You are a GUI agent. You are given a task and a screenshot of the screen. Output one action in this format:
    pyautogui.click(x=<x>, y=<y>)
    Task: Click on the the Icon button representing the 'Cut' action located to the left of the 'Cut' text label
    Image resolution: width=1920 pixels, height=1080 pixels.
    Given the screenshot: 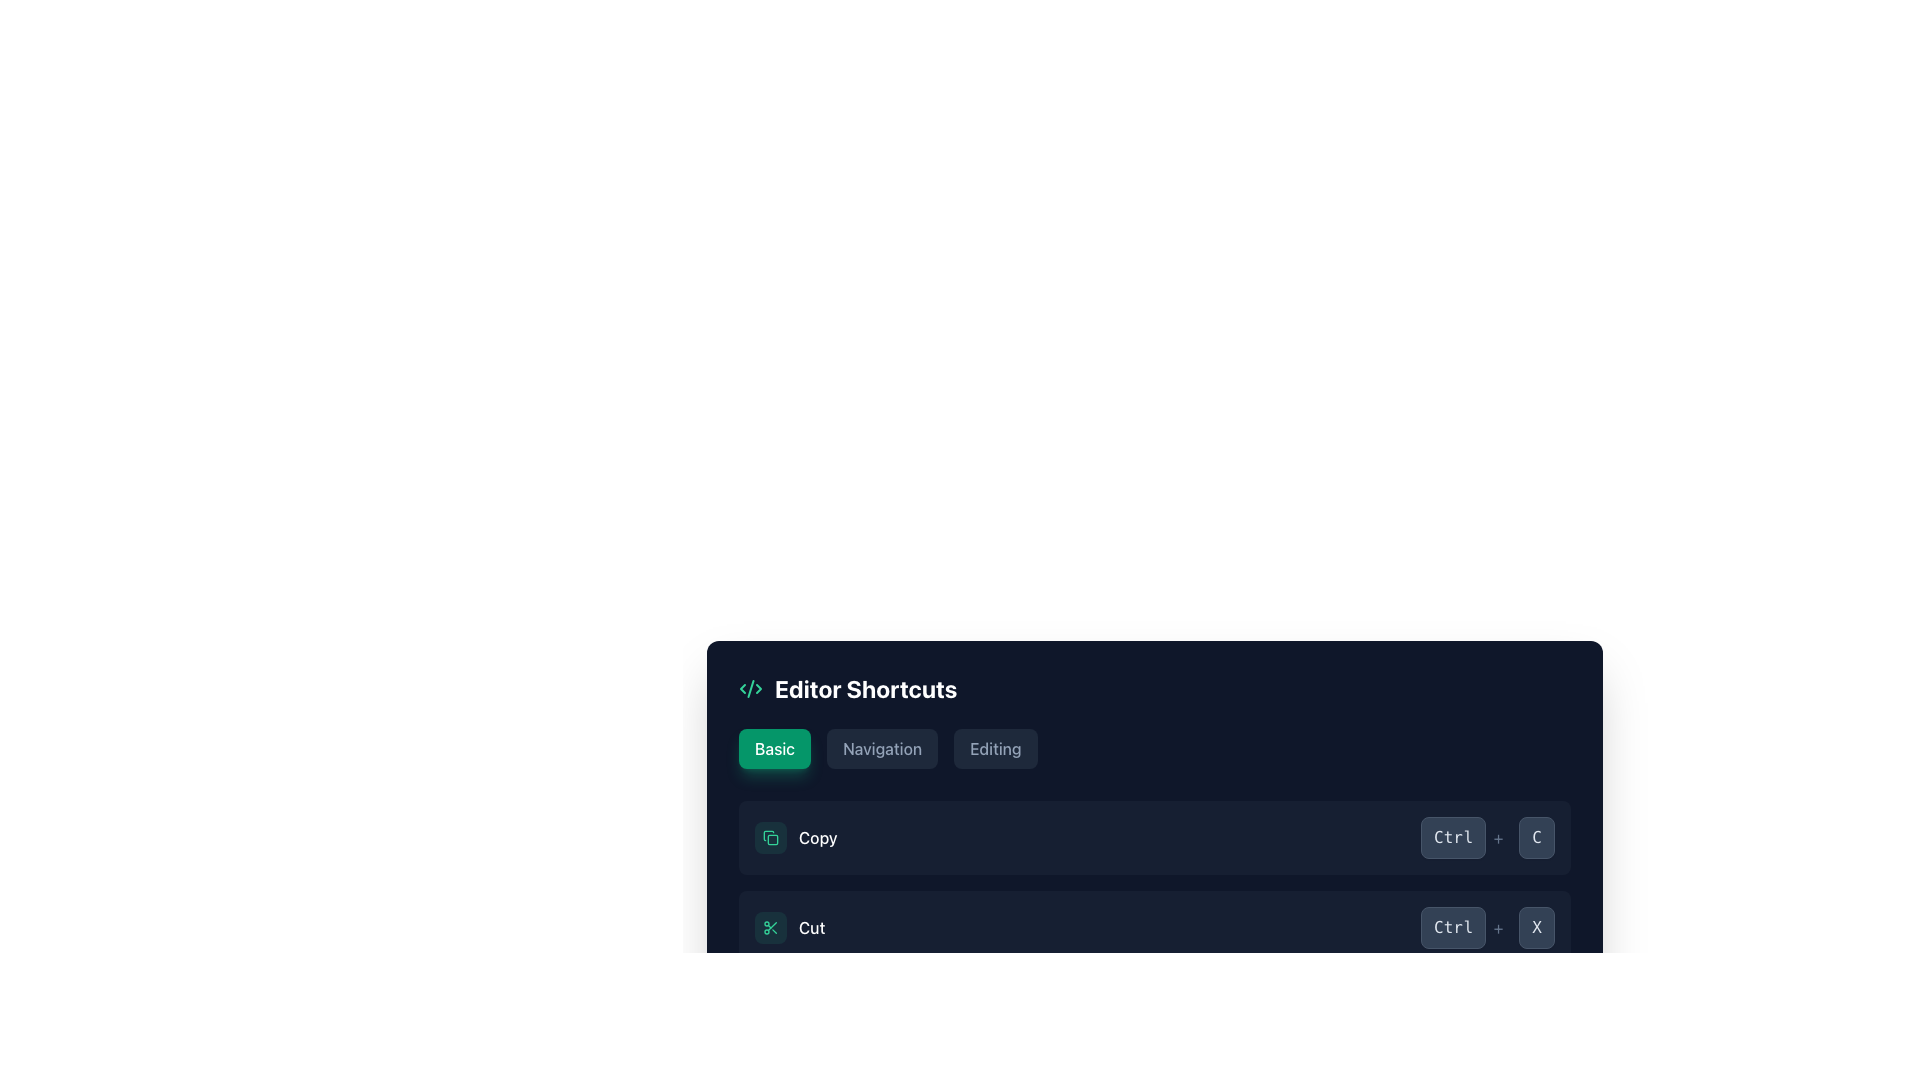 What is the action you would take?
    pyautogui.click(x=770, y=928)
    